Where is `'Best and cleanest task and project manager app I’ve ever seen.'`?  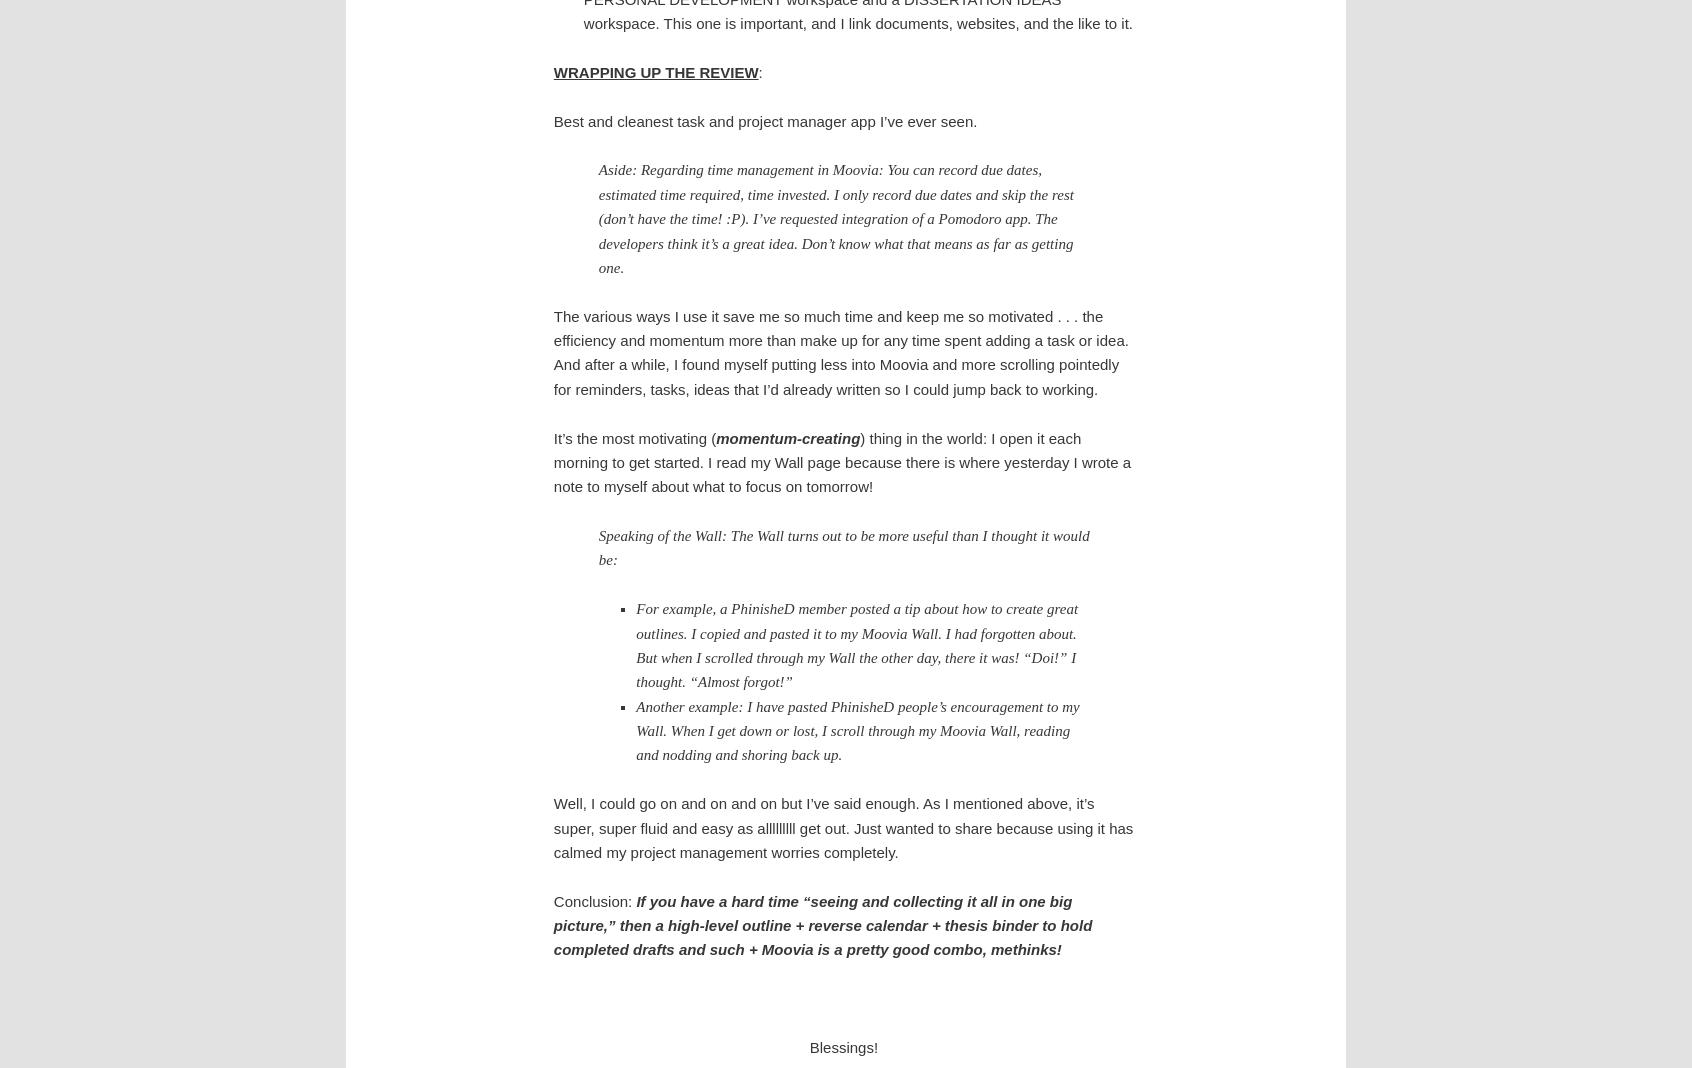 'Best and cleanest task and project manager app I’ve ever seen.' is located at coordinates (763, 119).